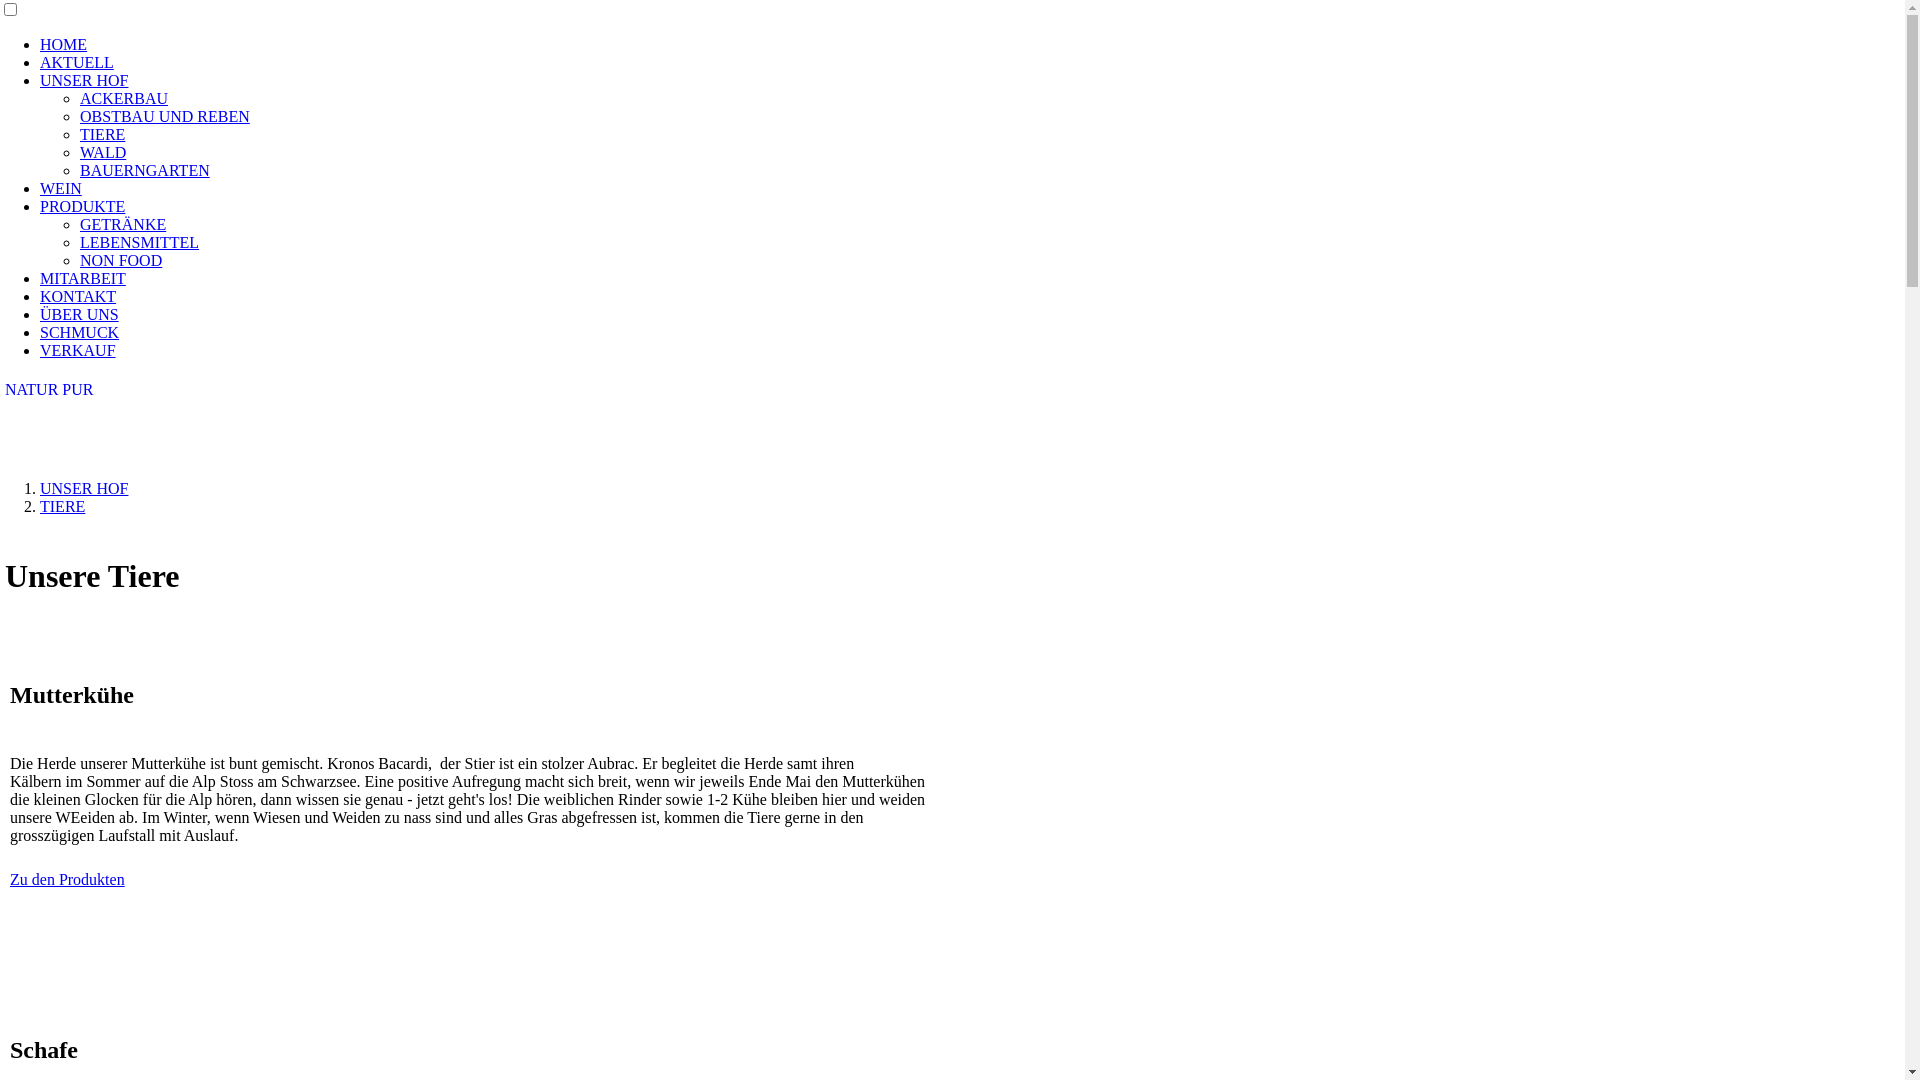  I want to click on 'AKTUELL', so click(39, 61).